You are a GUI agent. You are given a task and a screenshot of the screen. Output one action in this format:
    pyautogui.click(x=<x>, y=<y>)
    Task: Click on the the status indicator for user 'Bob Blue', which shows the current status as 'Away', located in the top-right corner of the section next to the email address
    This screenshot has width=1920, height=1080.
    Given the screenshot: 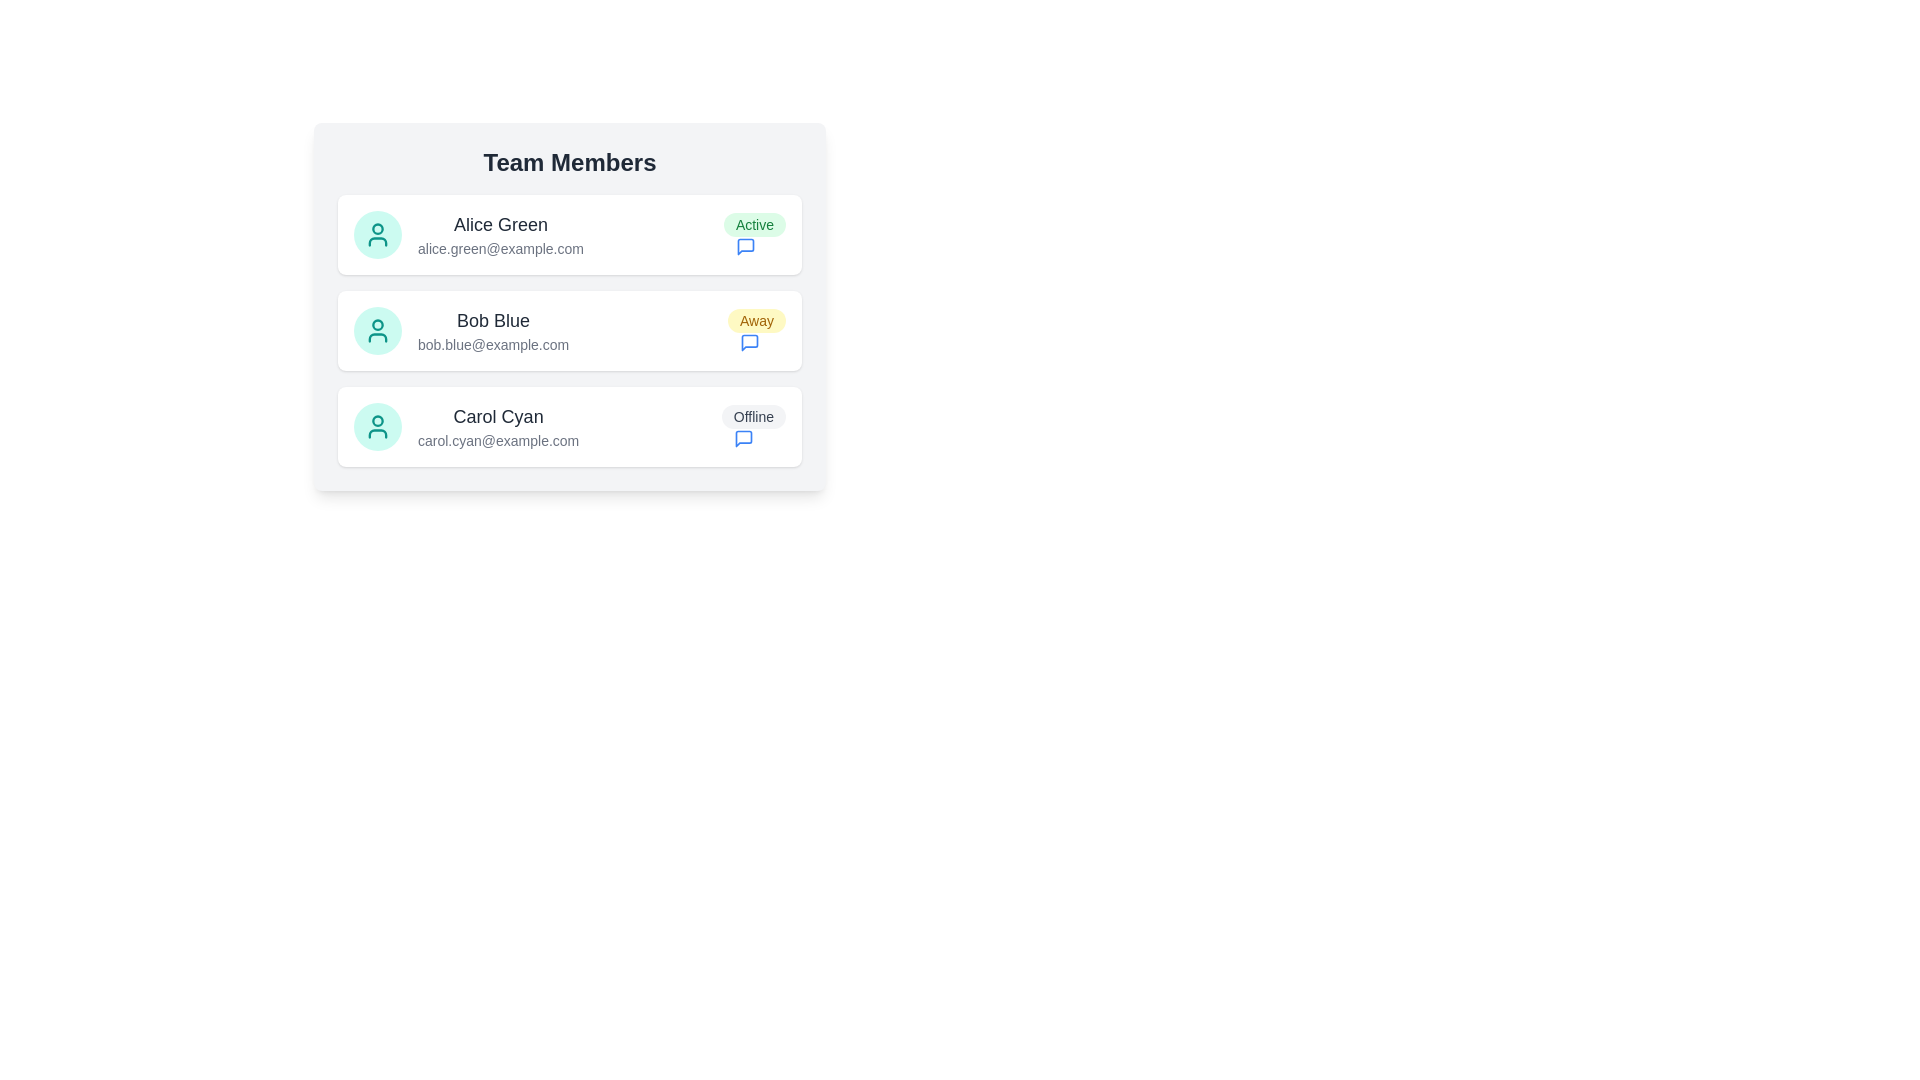 What is the action you would take?
    pyautogui.click(x=756, y=330)
    